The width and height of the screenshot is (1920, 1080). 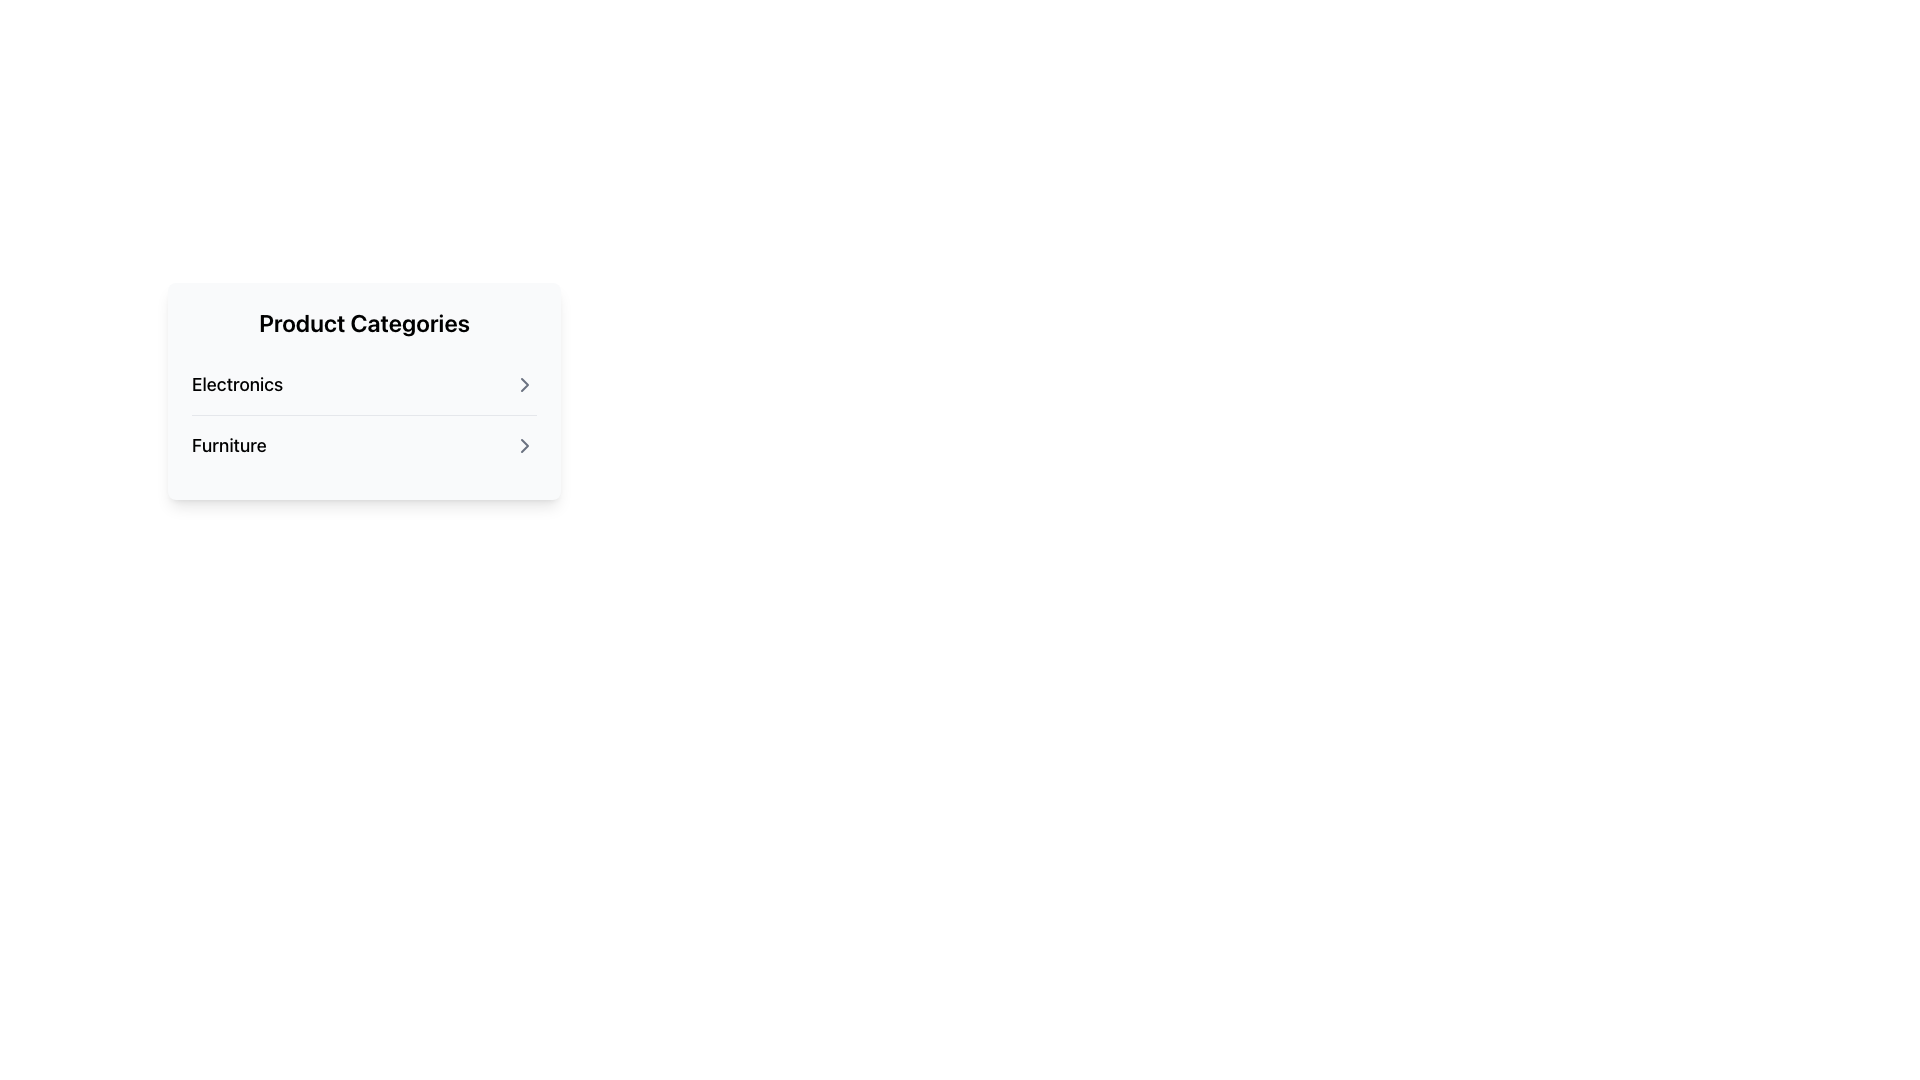 What do you see at coordinates (364, 445) in the screenshot?
I see `the second row in the 'Product Categories' list, which is the 'Furniture' item` at bounding box center [364, 445].